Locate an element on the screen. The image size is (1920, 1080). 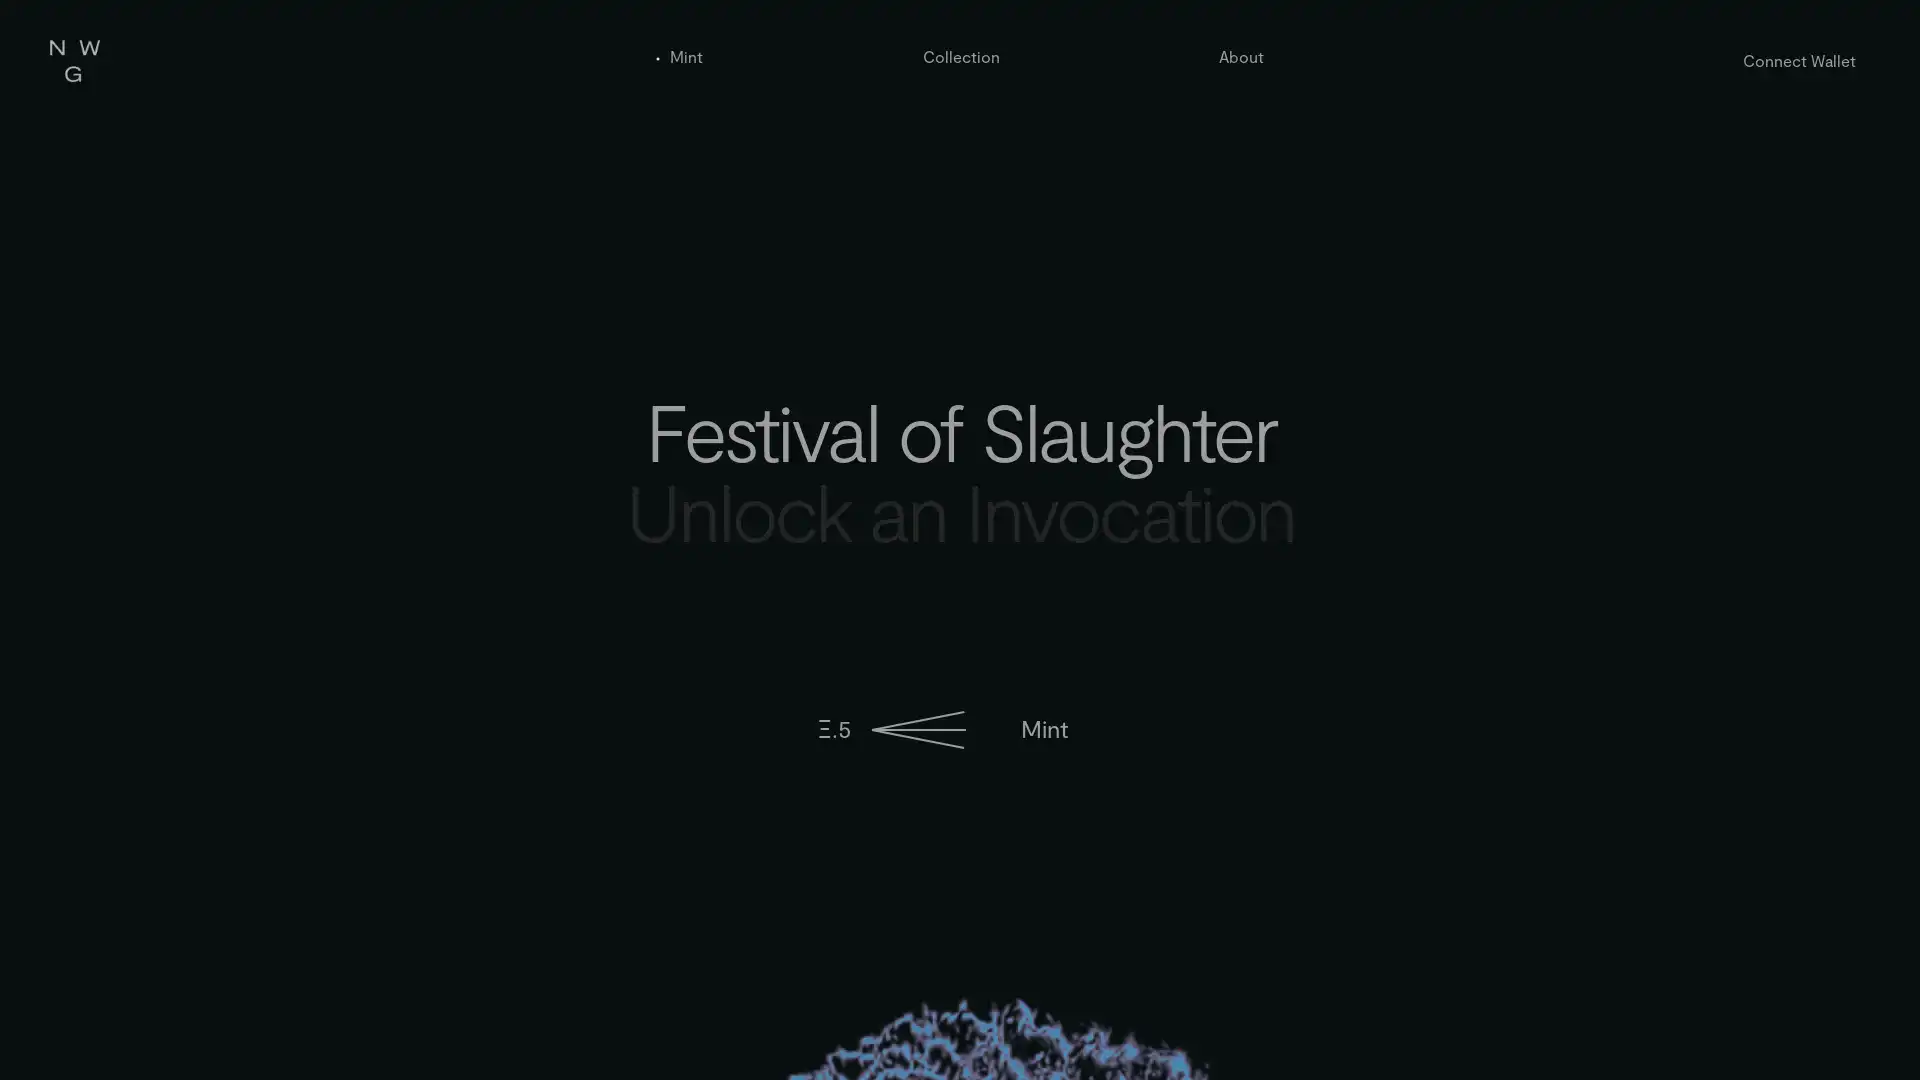
Mint is located at coordinates (1042, 729).